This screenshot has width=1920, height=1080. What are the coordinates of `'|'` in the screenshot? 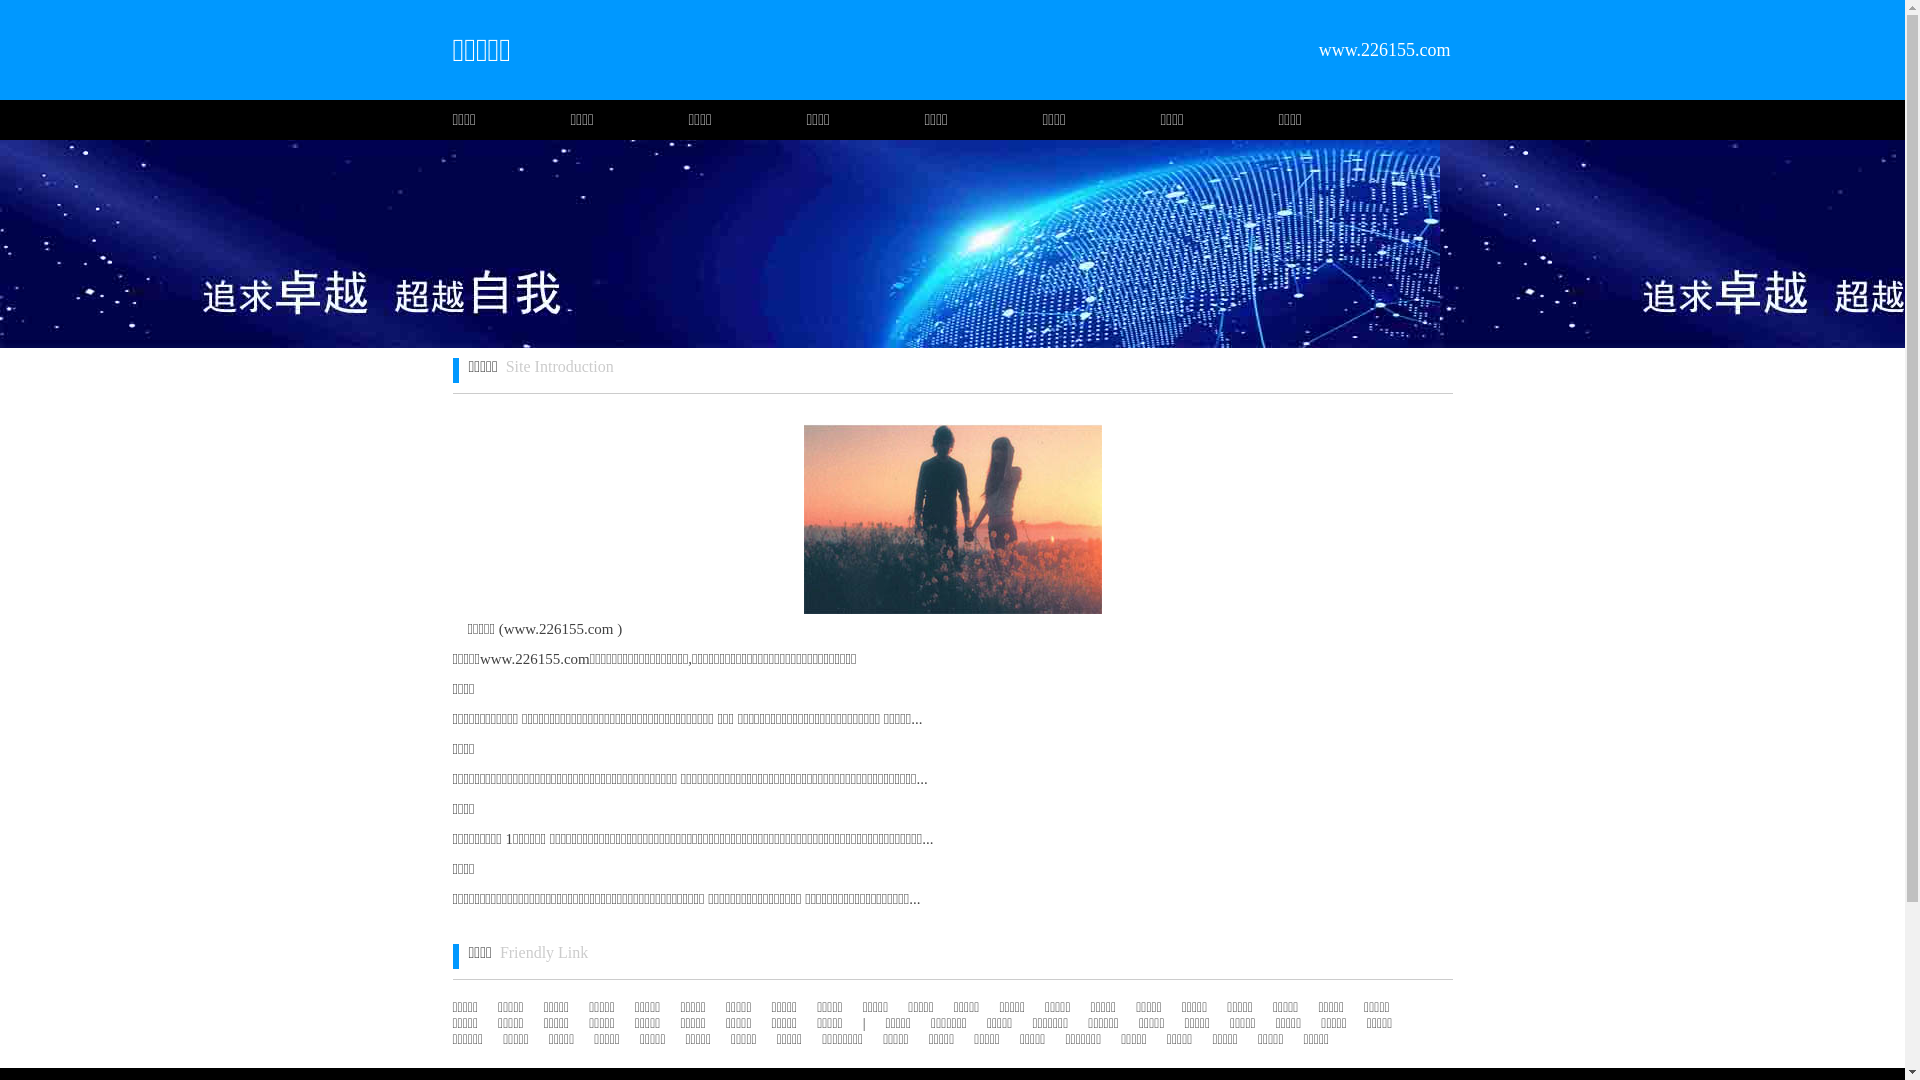 It's located at (864, 1023).